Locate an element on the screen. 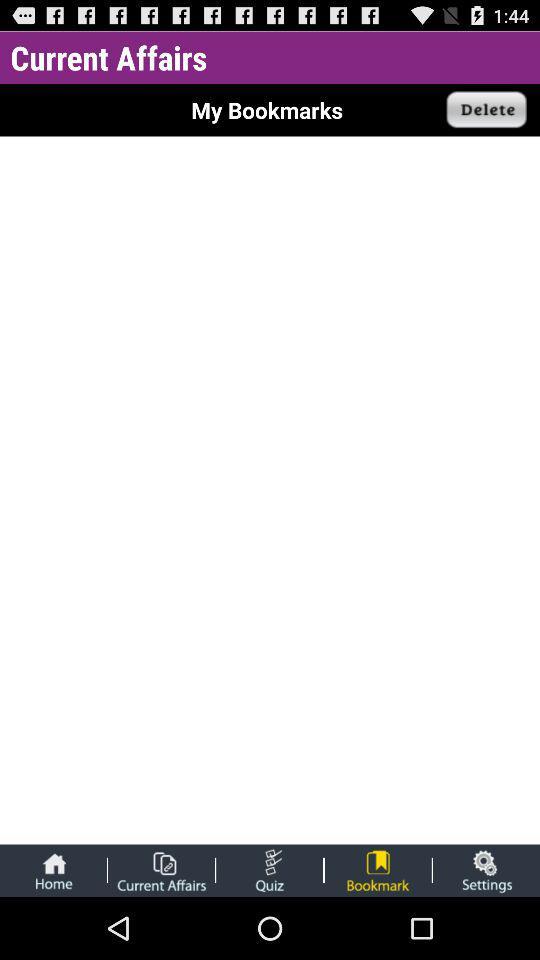 Image resolution: width=540 pixels, height=960 pixels. show current affairs is located at coordinates (160, 869).